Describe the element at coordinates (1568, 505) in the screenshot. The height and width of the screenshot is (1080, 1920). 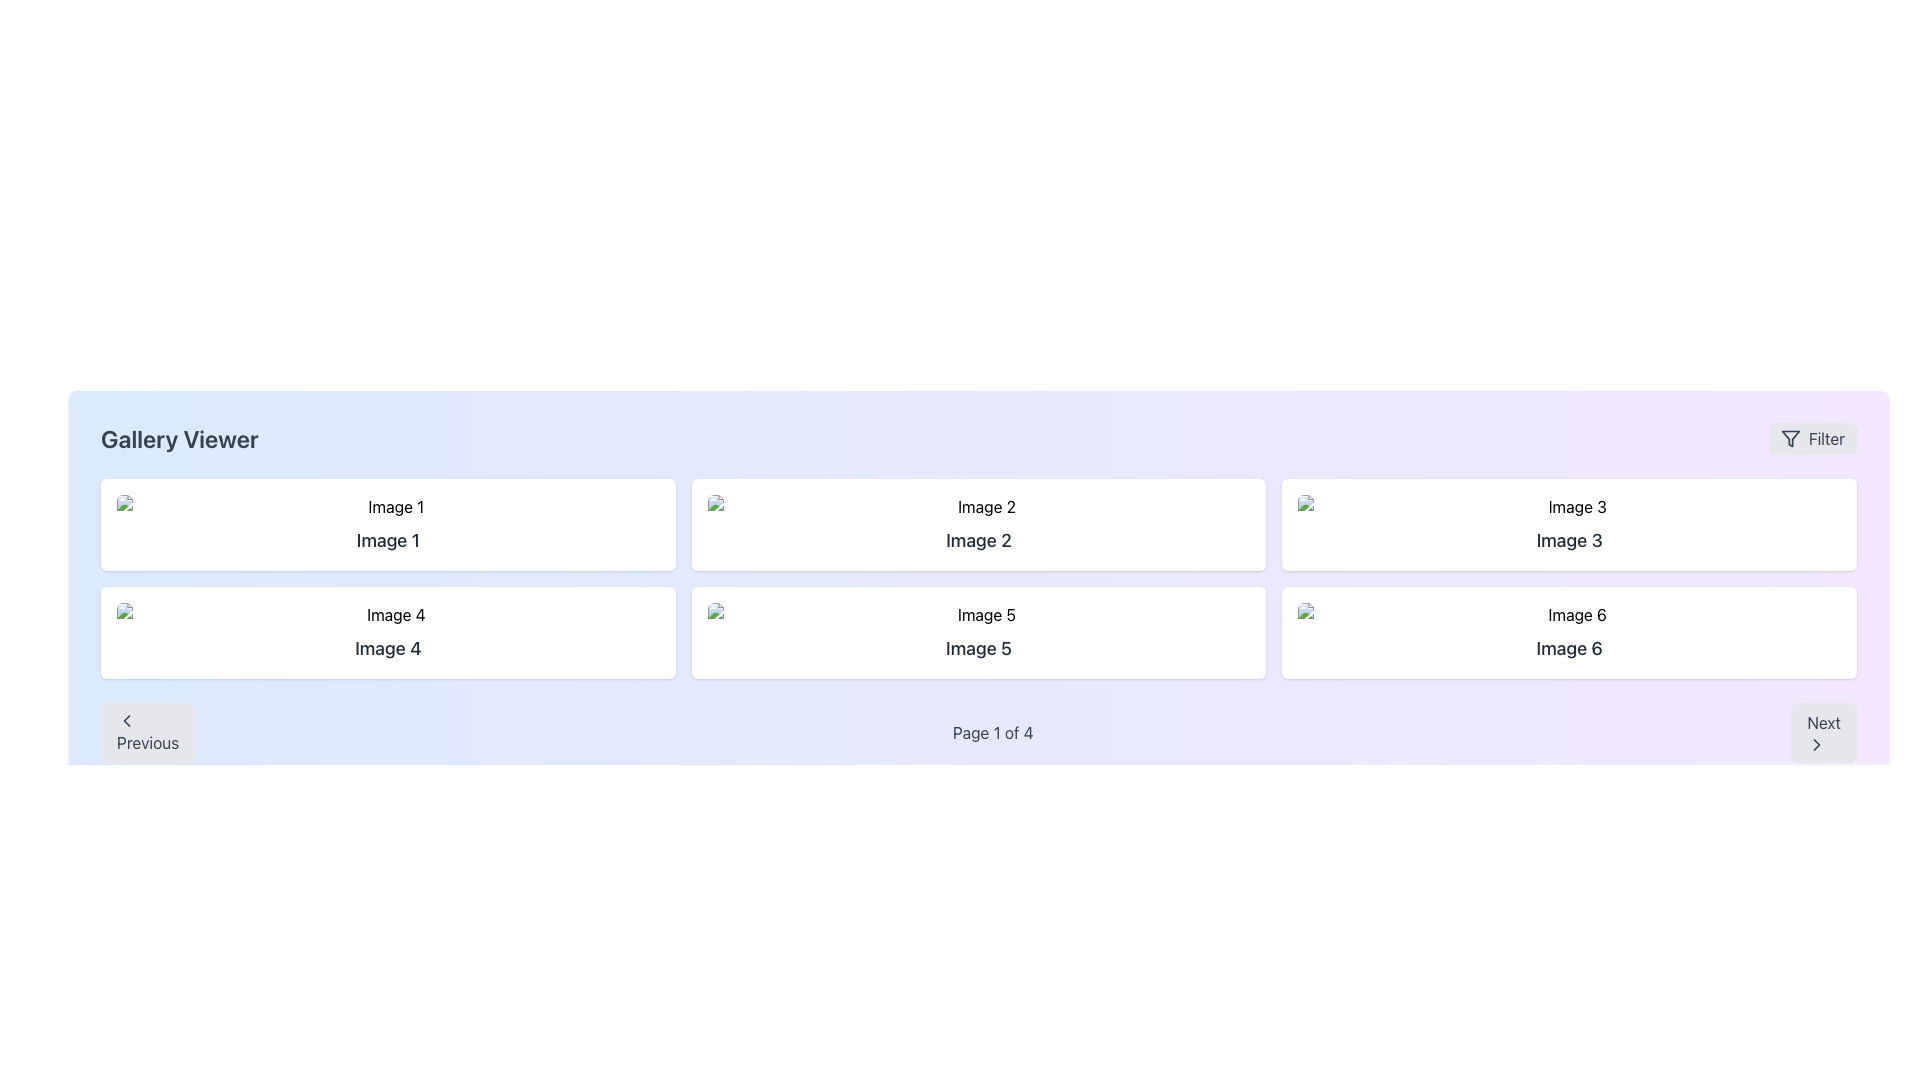
I see `the placeholder image labeled 'Image 3' located in the third card of the second row in the grid layout` at that location.